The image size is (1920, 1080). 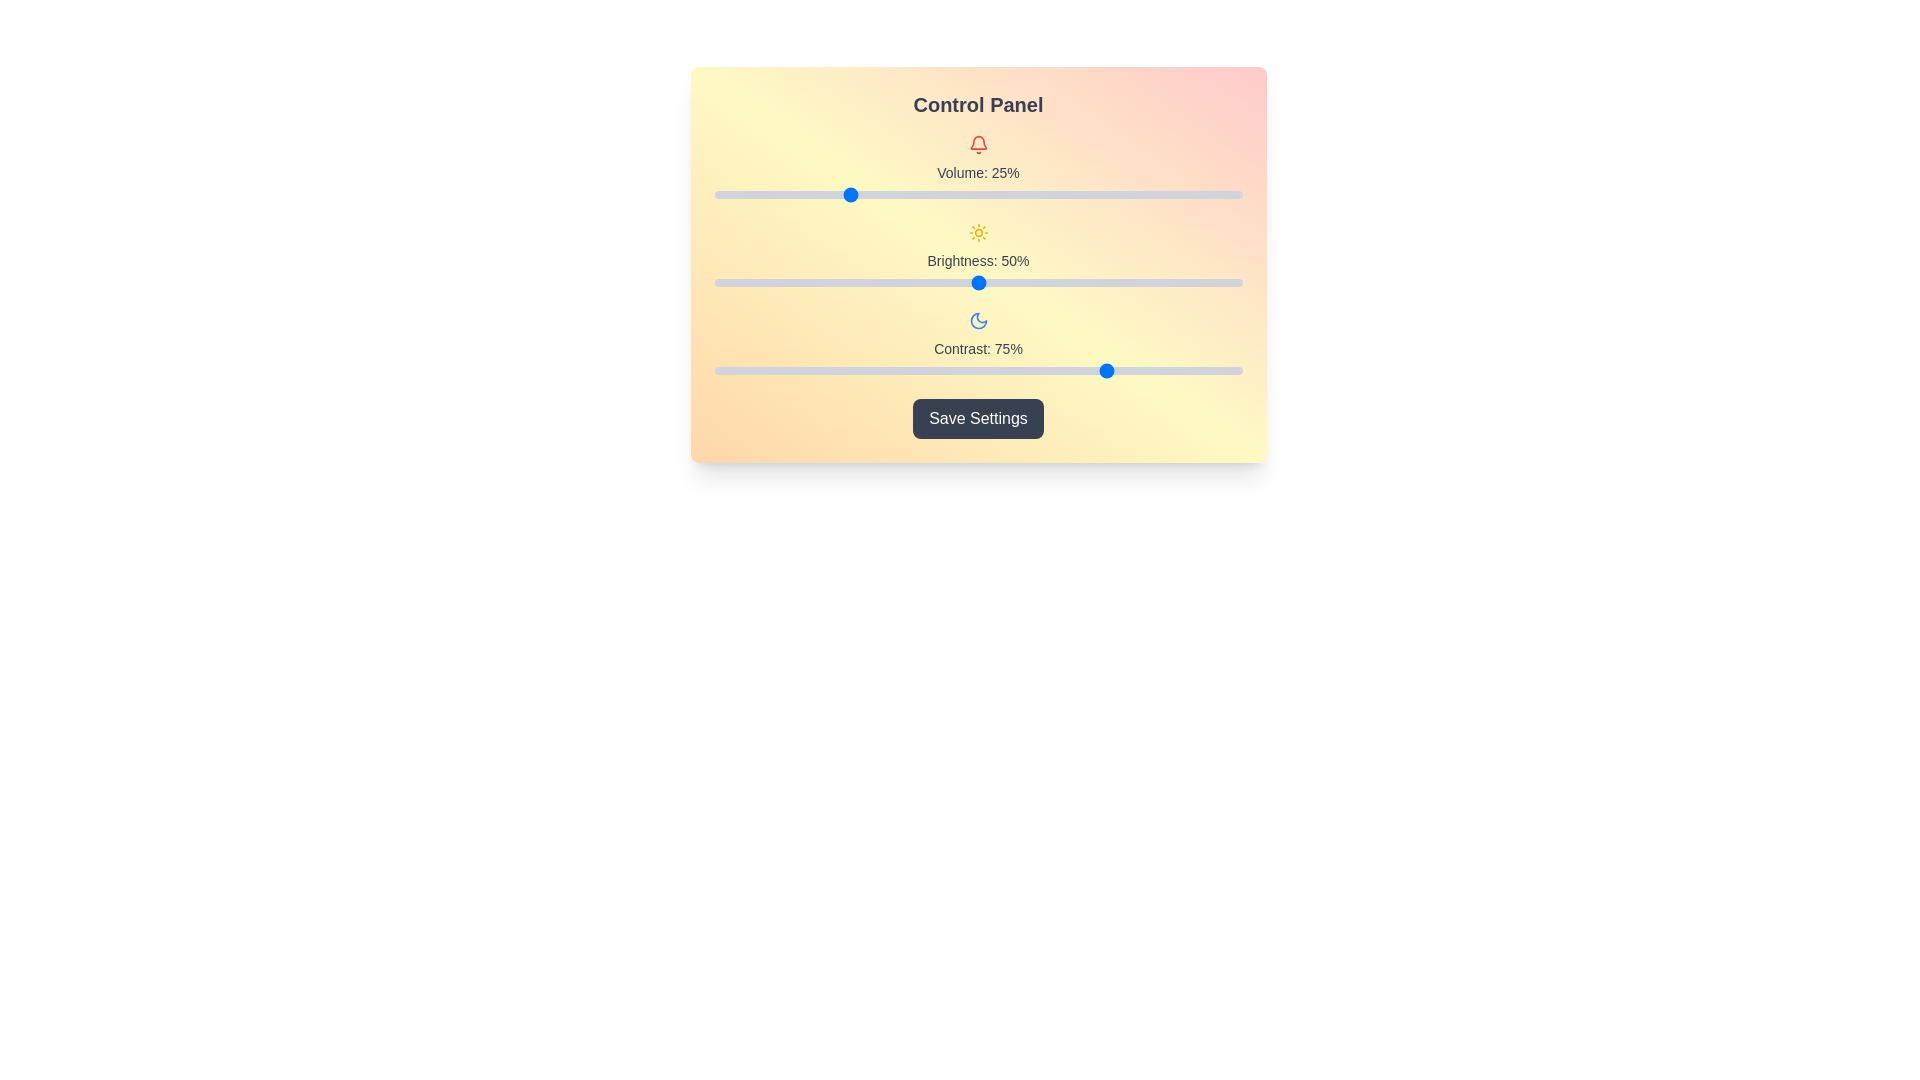 I want to click on contrast level, so click(x=1195, y=370).